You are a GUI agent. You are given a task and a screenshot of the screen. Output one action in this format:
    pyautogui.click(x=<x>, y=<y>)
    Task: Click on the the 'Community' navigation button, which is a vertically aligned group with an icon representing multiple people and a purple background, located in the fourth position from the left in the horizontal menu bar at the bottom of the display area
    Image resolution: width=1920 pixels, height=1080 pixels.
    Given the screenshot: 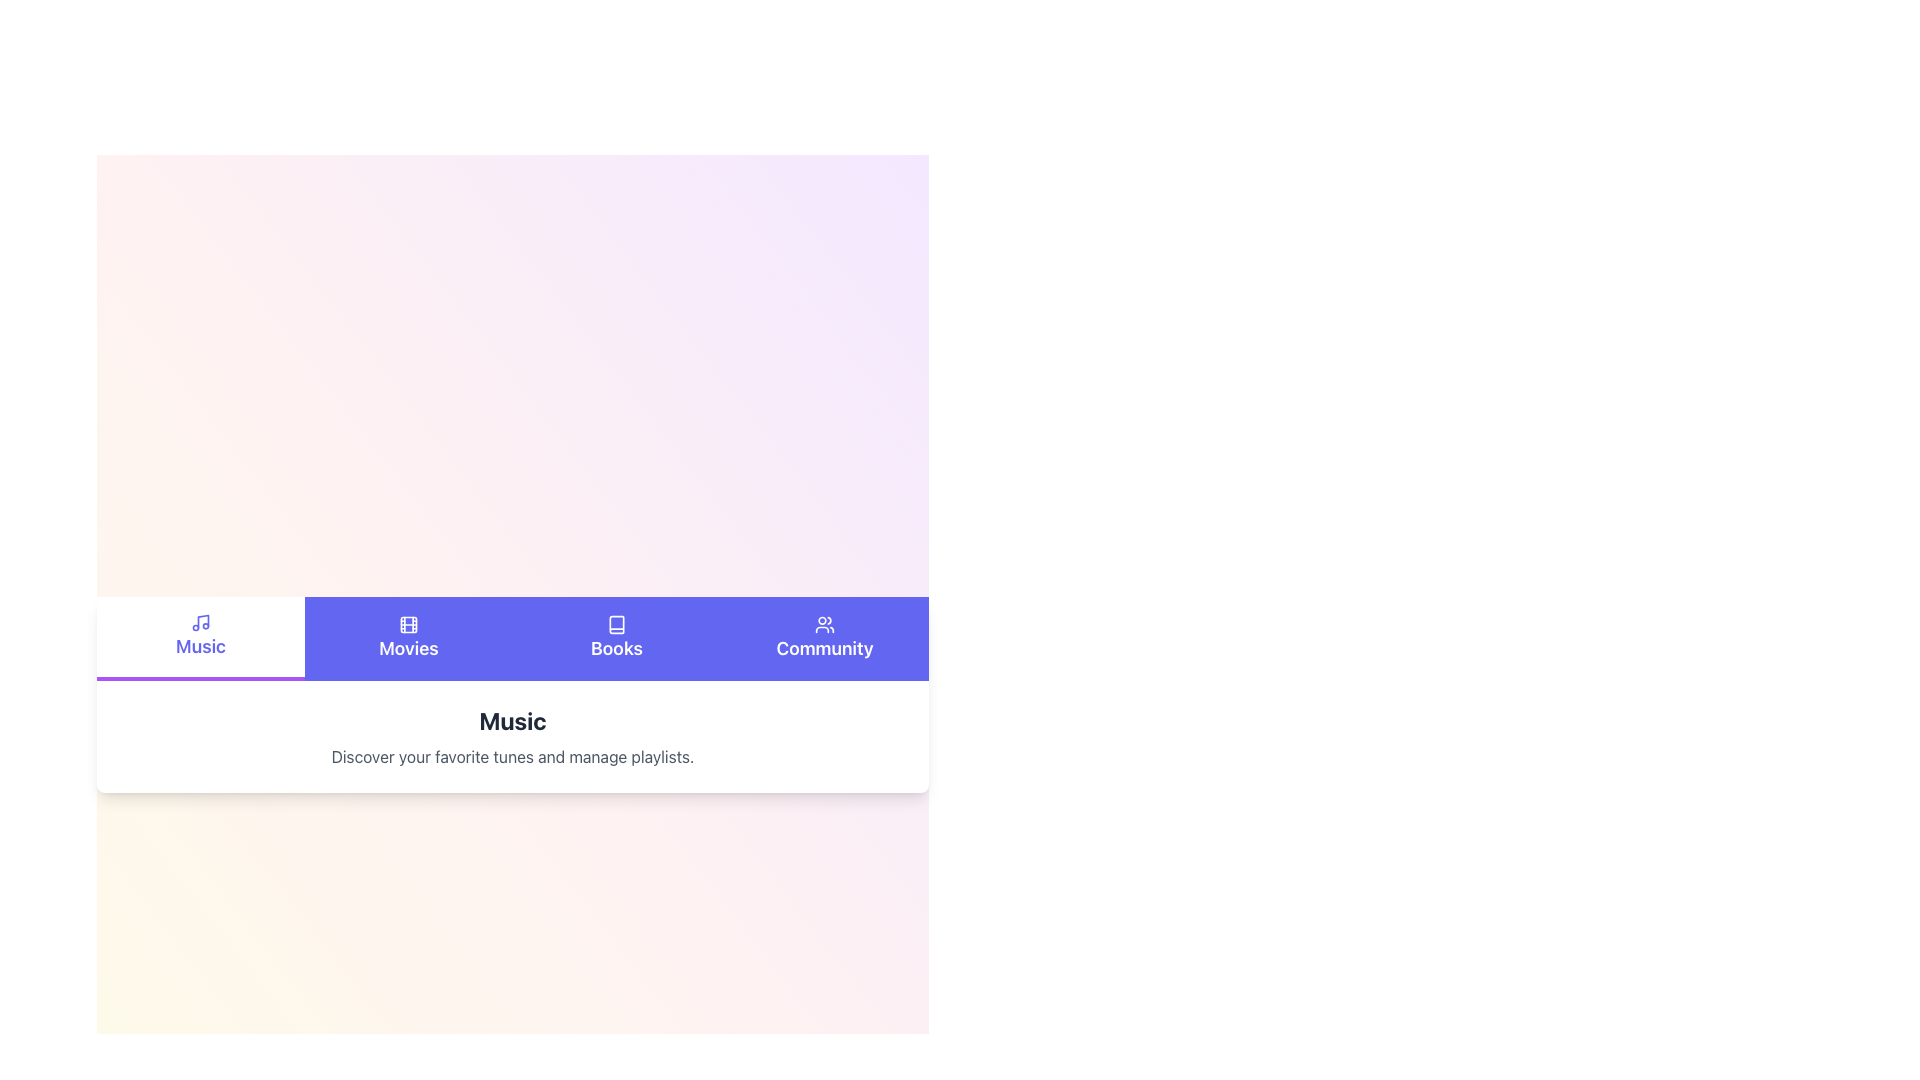 What is the action you would take?
    pyautogui.click(x=825, y=639)
    